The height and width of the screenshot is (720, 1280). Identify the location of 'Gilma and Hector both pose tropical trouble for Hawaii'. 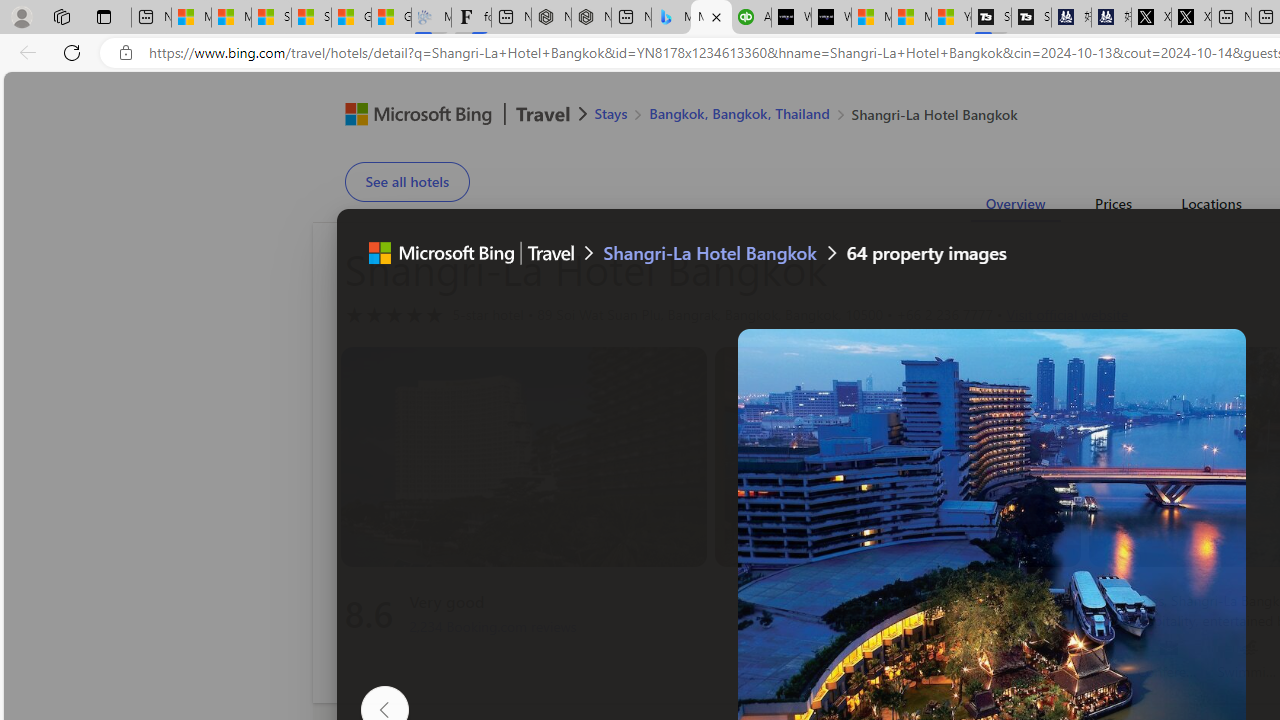
(391, 17).